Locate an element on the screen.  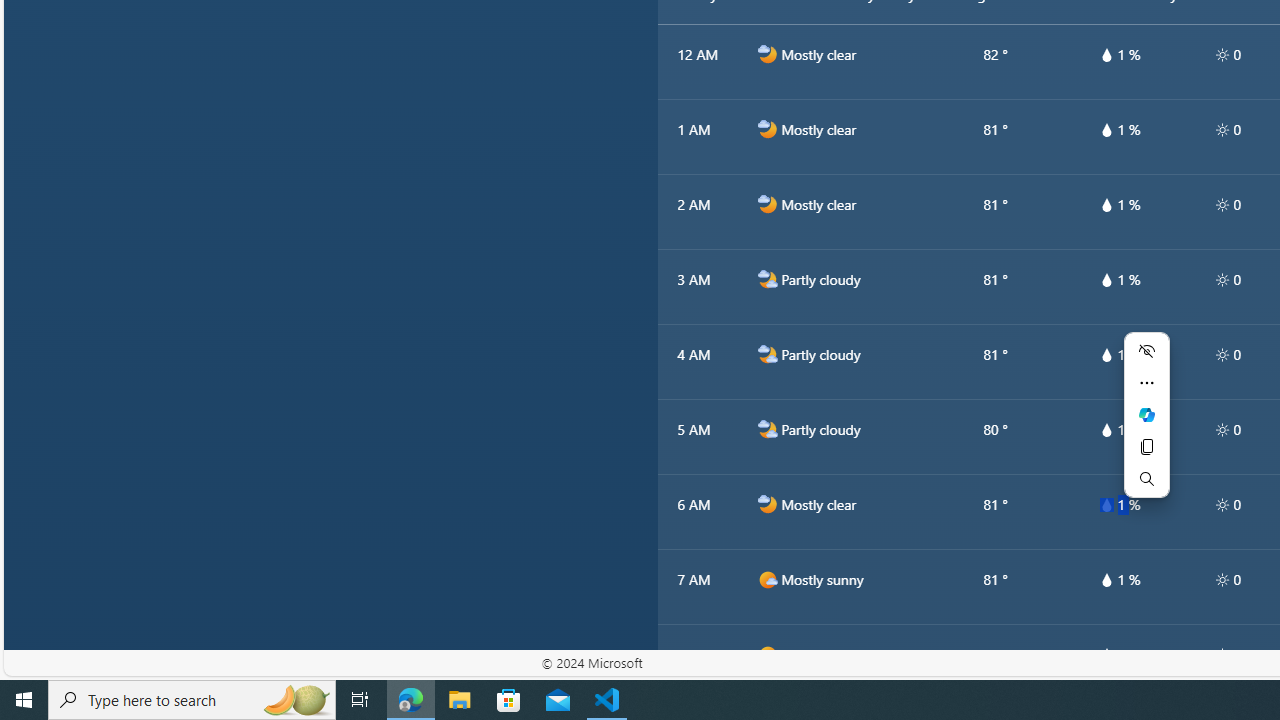
'More actions' is located at coordinates (1146, 383).